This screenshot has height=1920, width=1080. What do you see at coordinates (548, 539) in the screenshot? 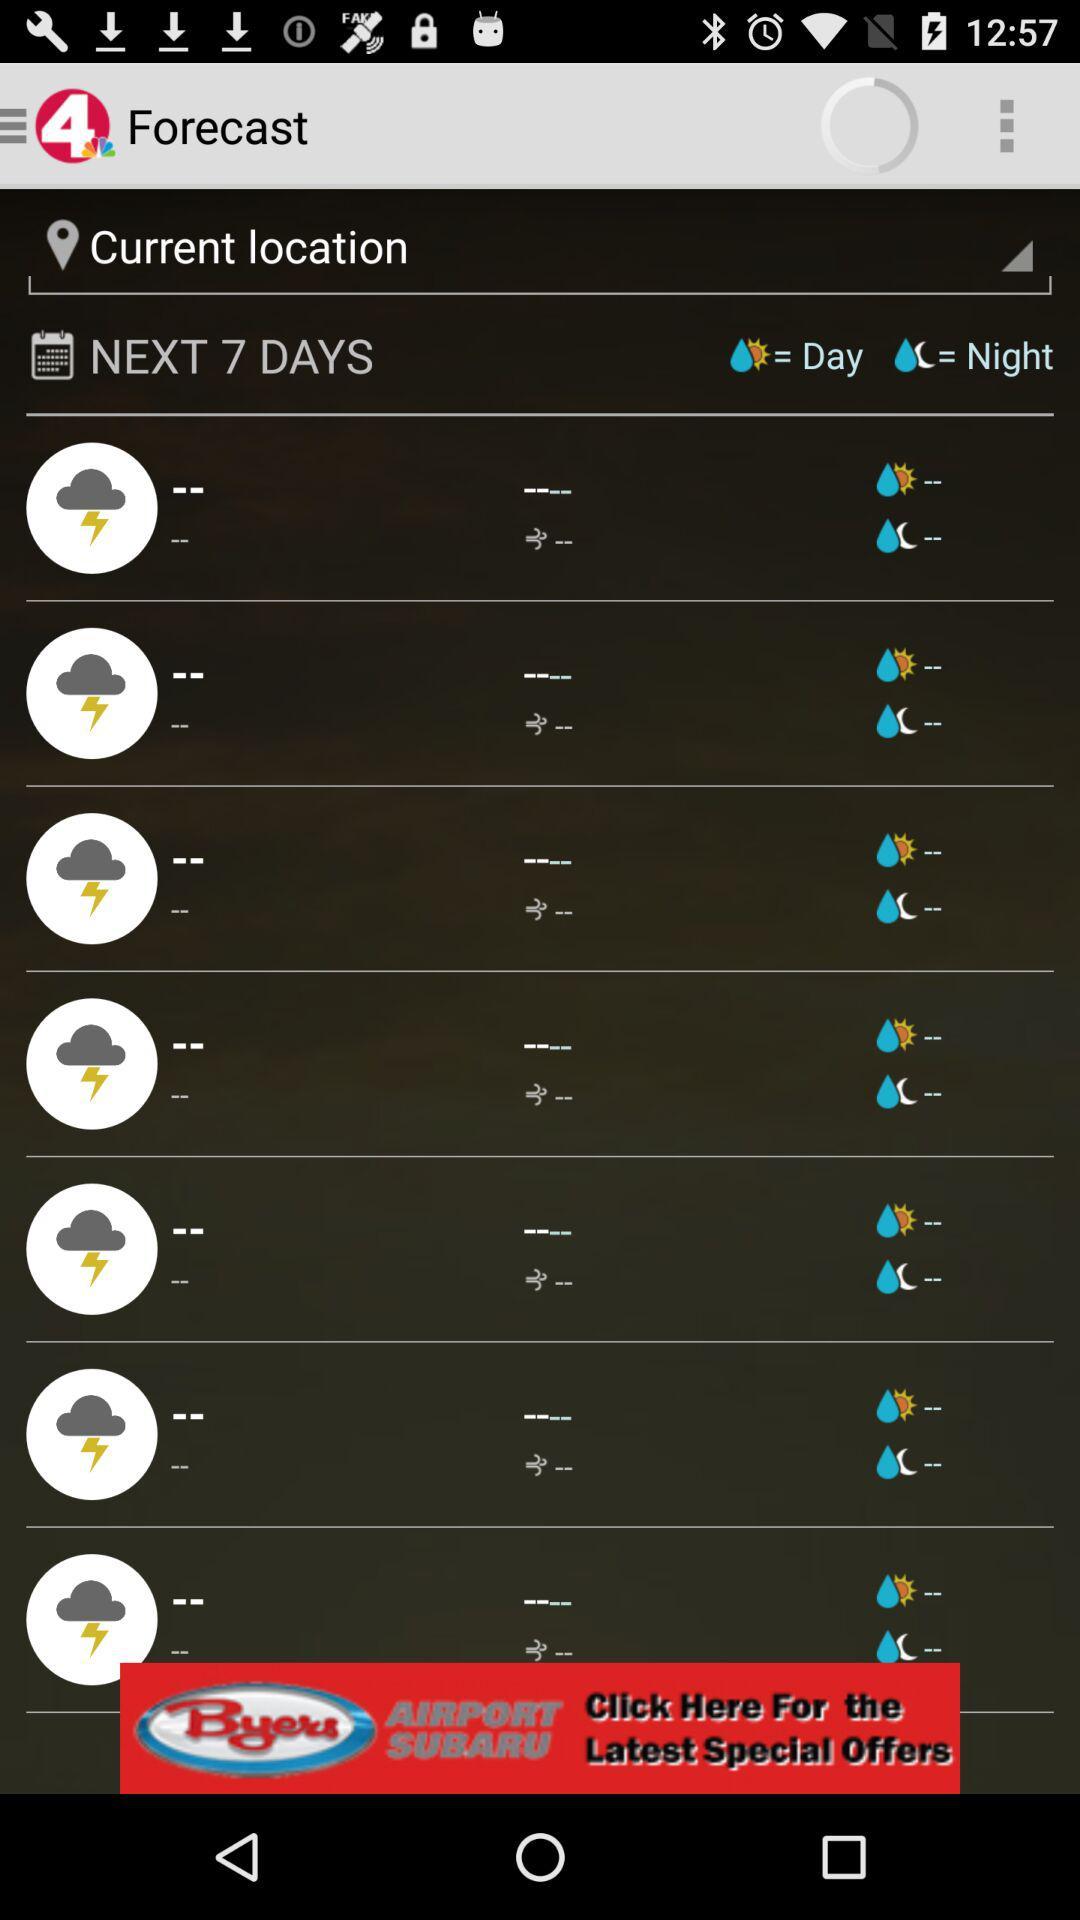
I see `the app next to --` at bounding box center [548, 539].